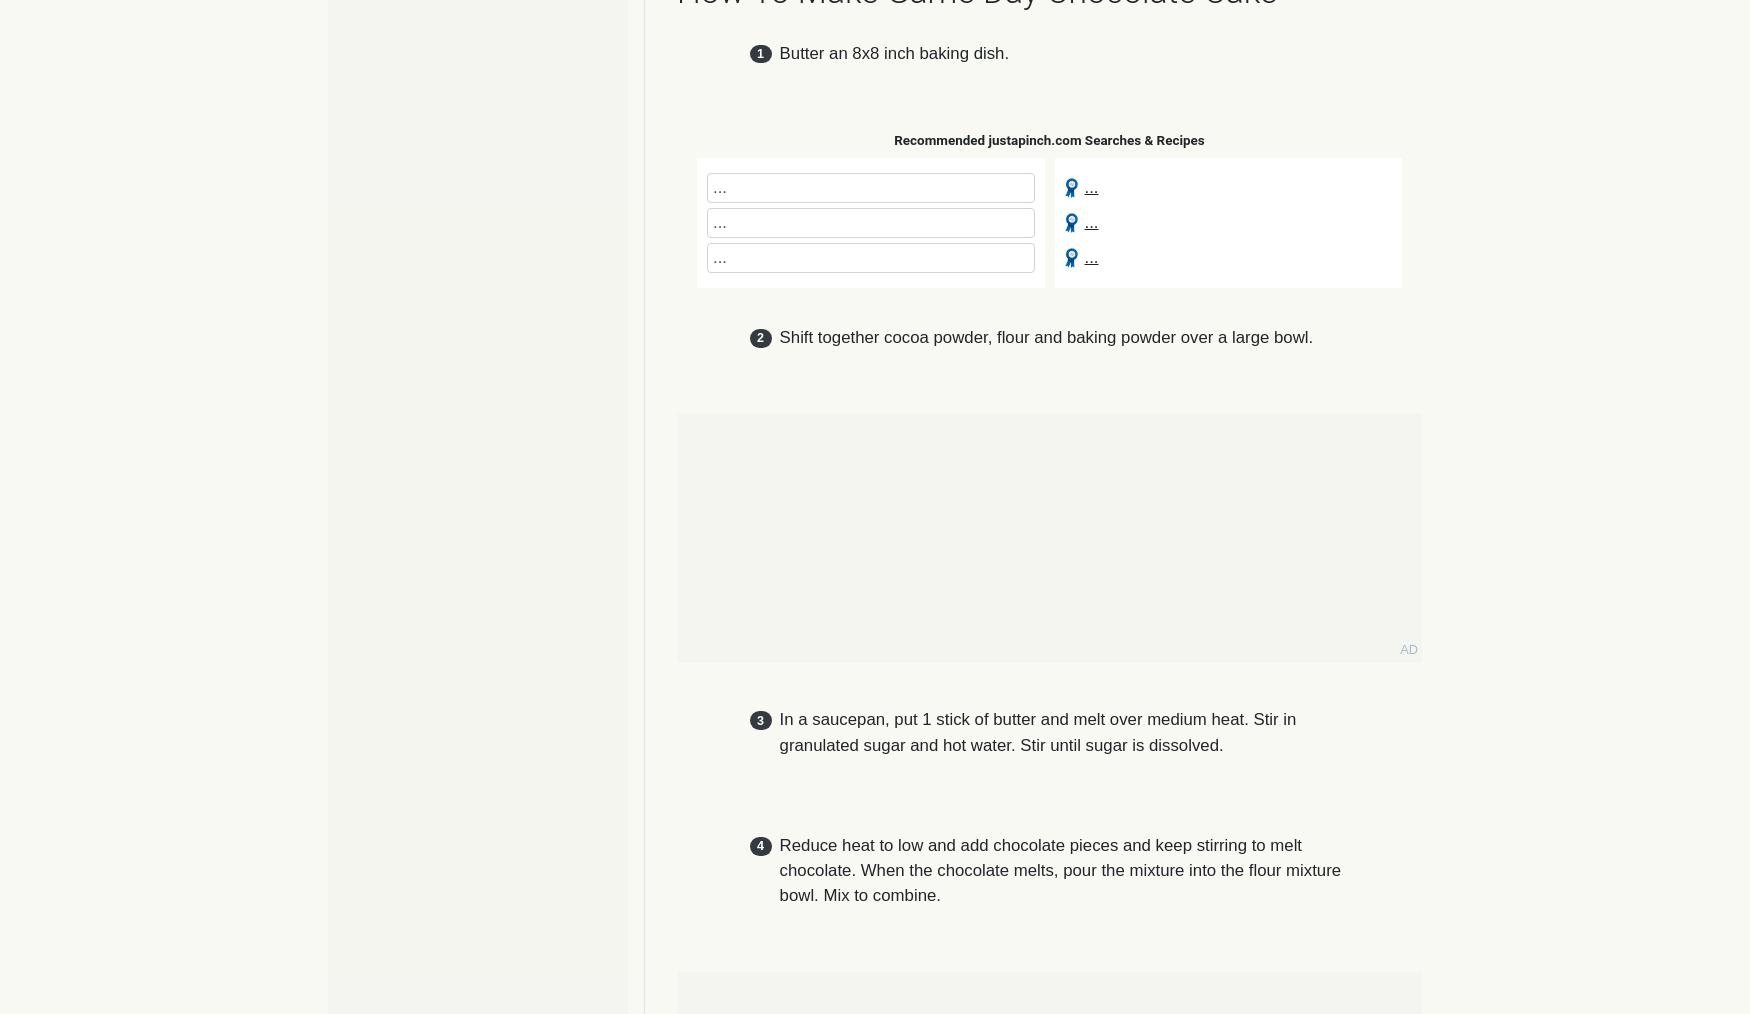 Image resolution: width=1750 pixels, height=1014 pixels. I want to click on '3', so click(759, 719).